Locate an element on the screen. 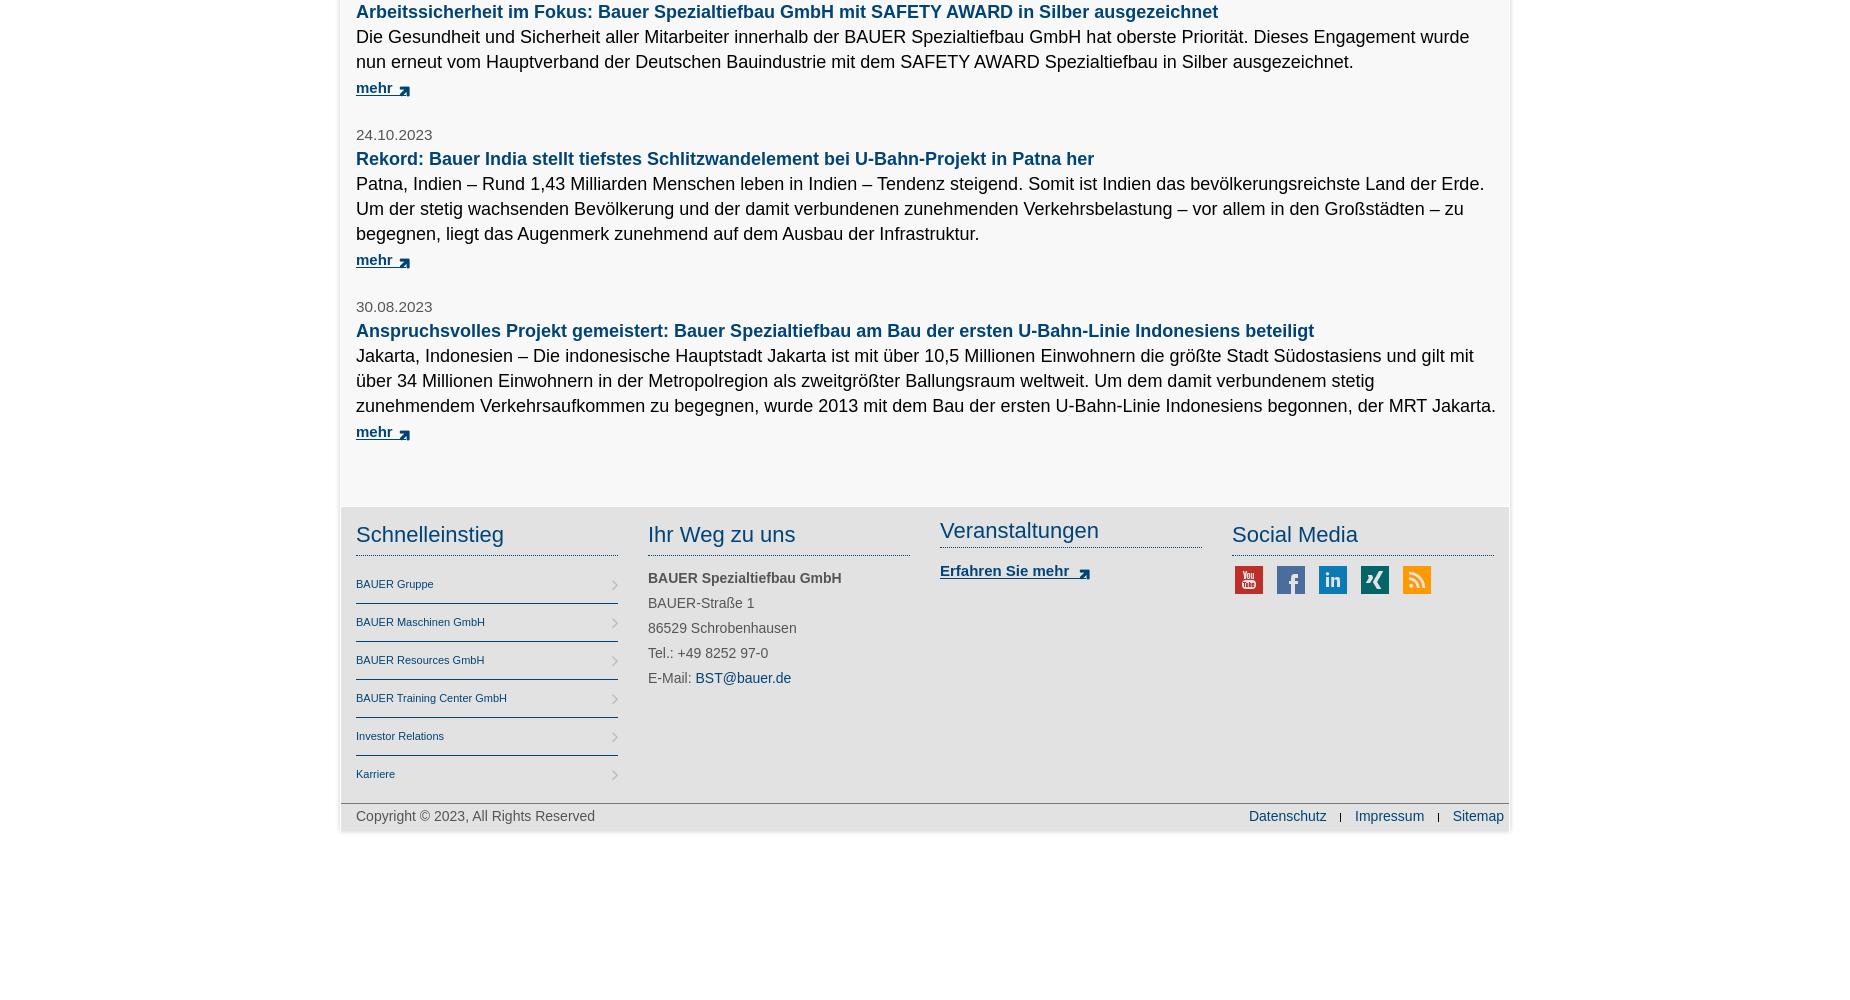 The width and height of the screenshot is (1850, 1000). 'Social Media' is located at coordinates (1293, 534).